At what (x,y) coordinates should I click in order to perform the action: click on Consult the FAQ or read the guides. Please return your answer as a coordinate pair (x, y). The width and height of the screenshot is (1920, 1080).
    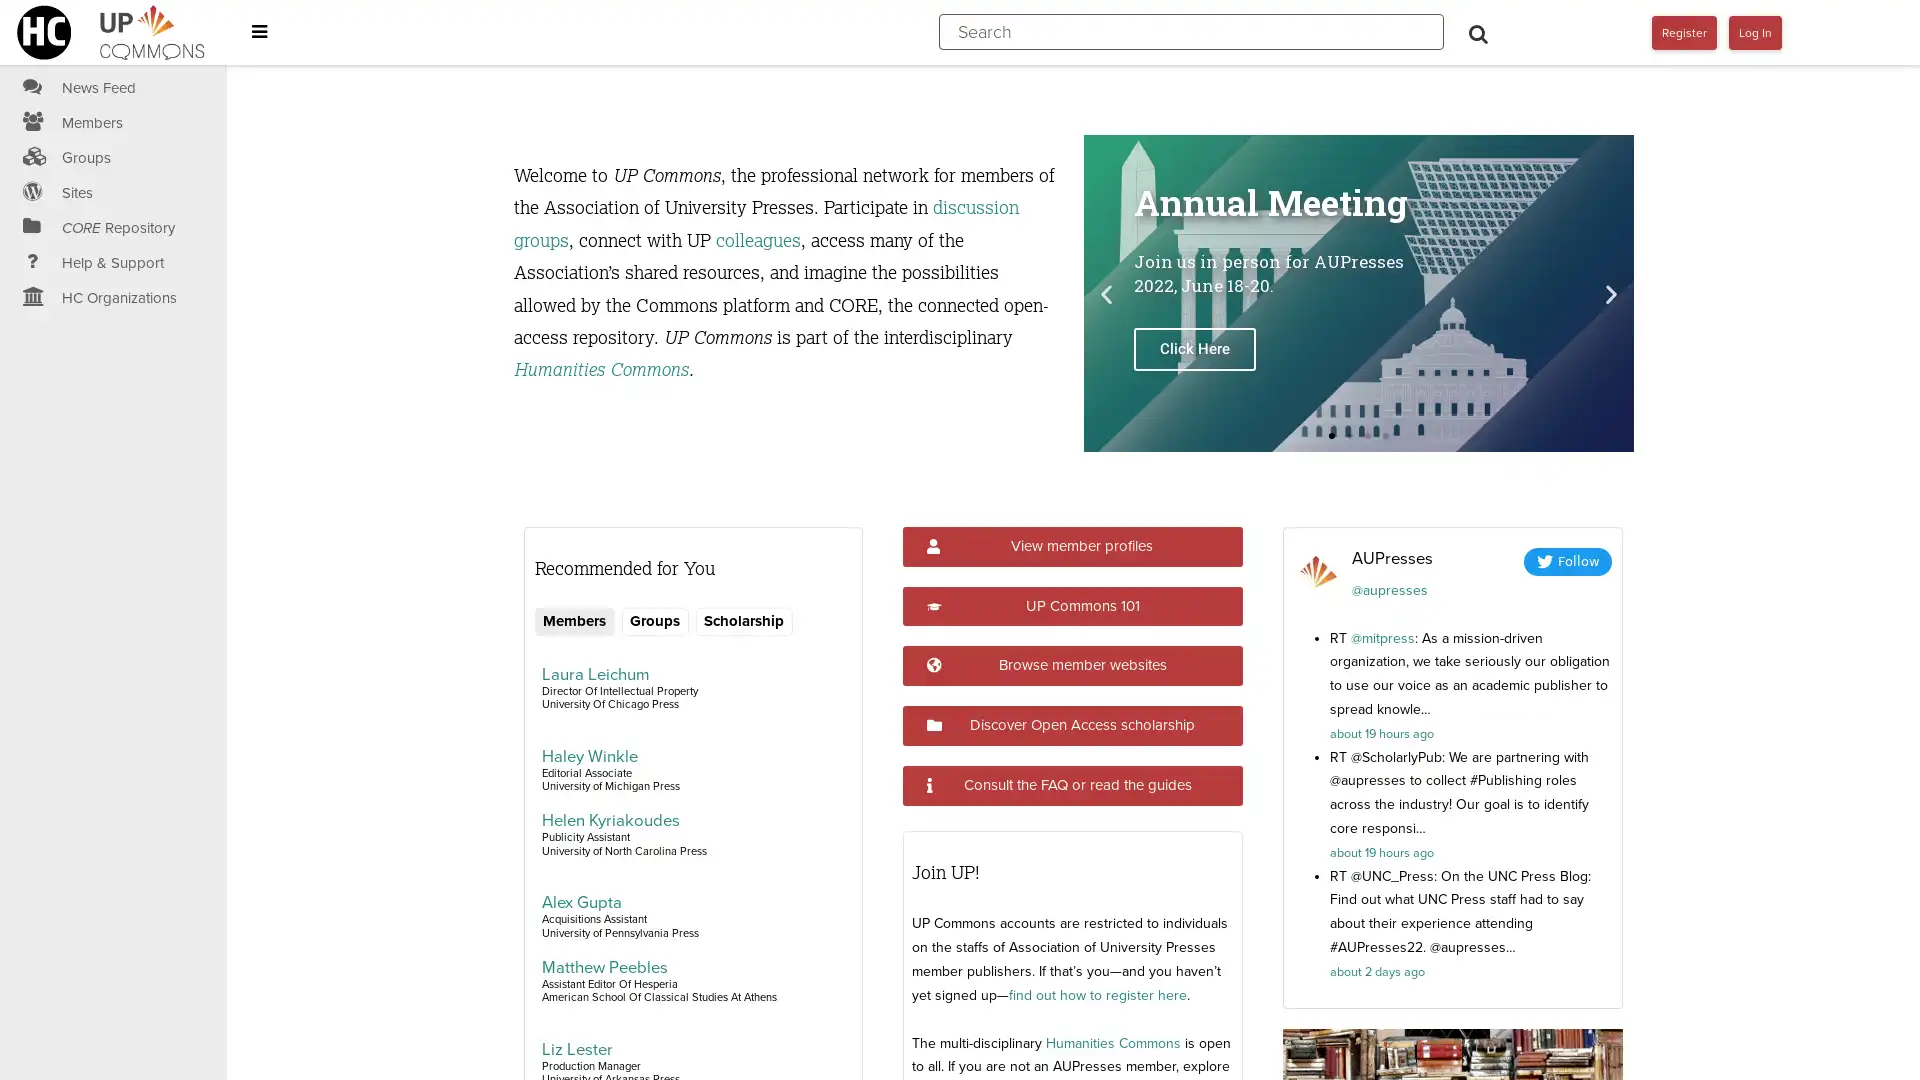
    Looking at the image, I should click on (1072, 785).